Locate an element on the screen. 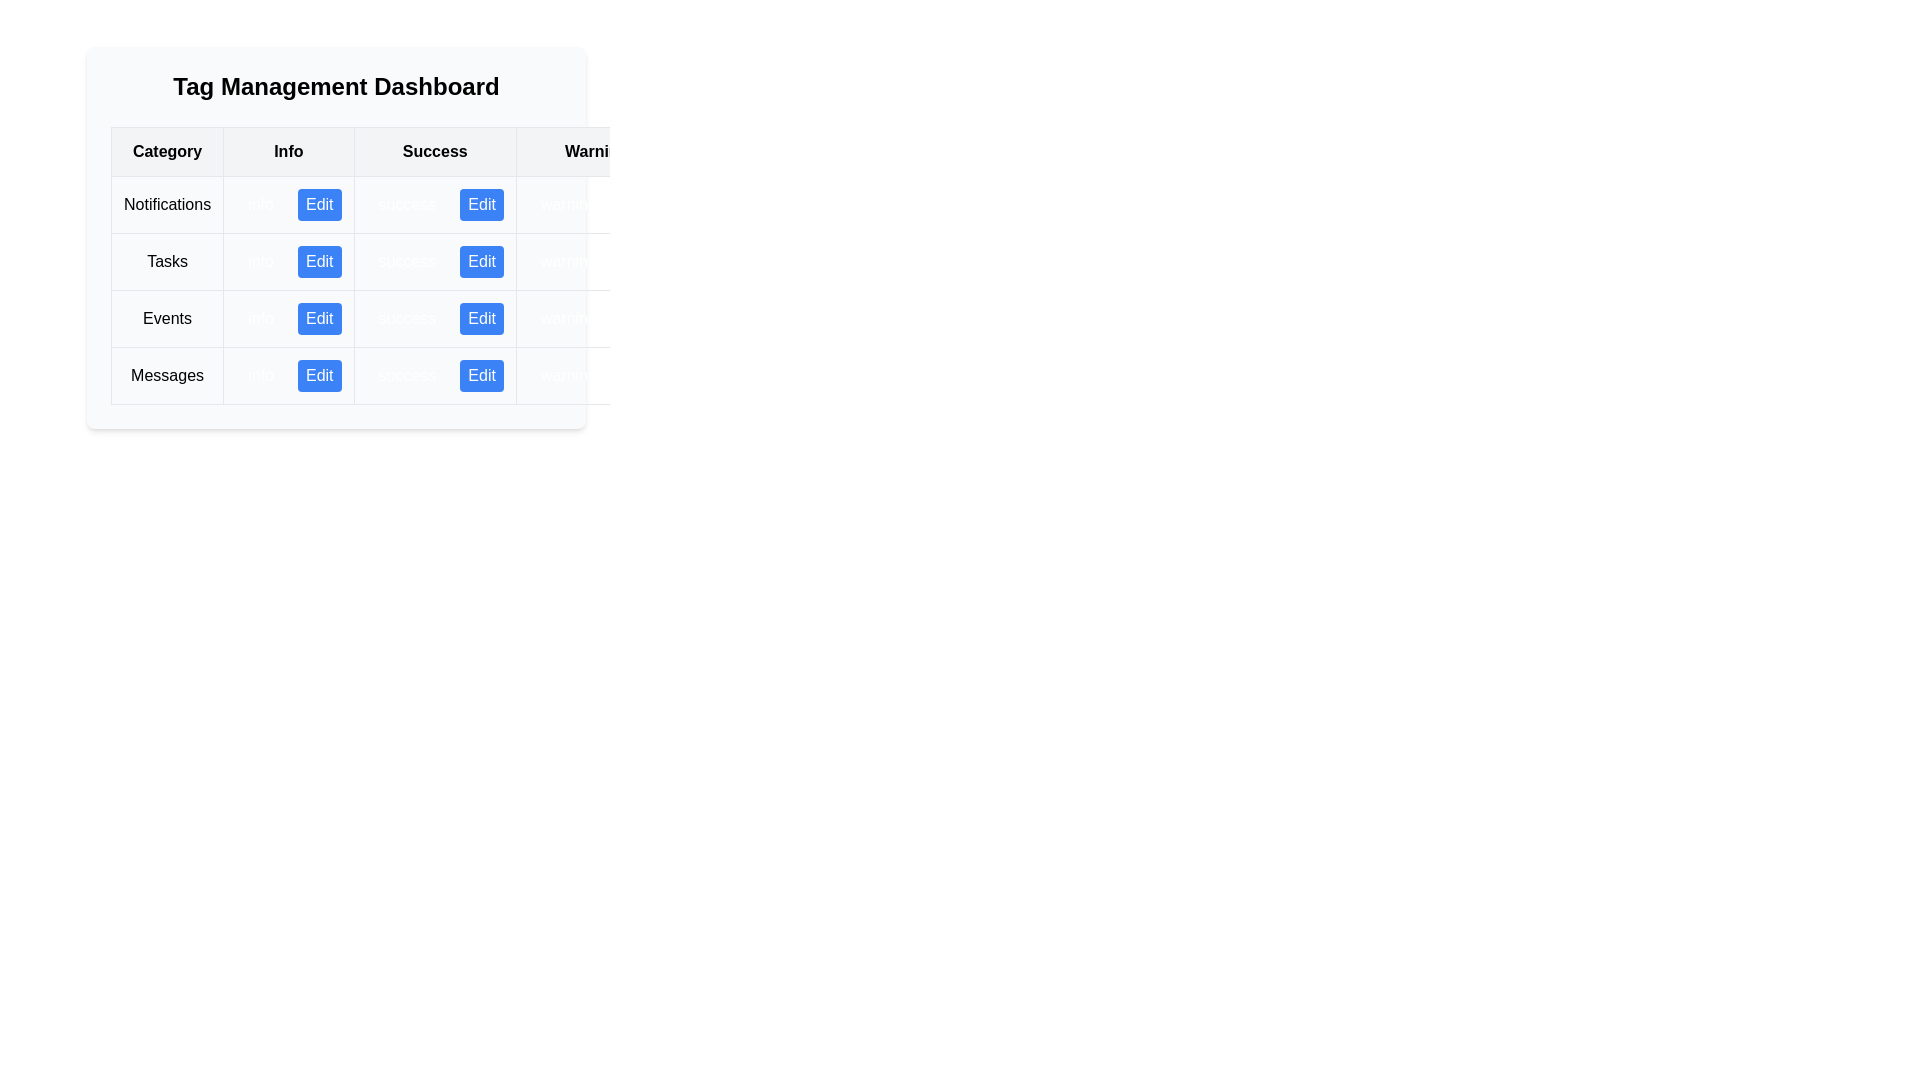 The width and height of the screenshot is (1920, 1080). the 'Edit' button located in the first row of the table under the 'Info' column is located at coordinates (318, 204).